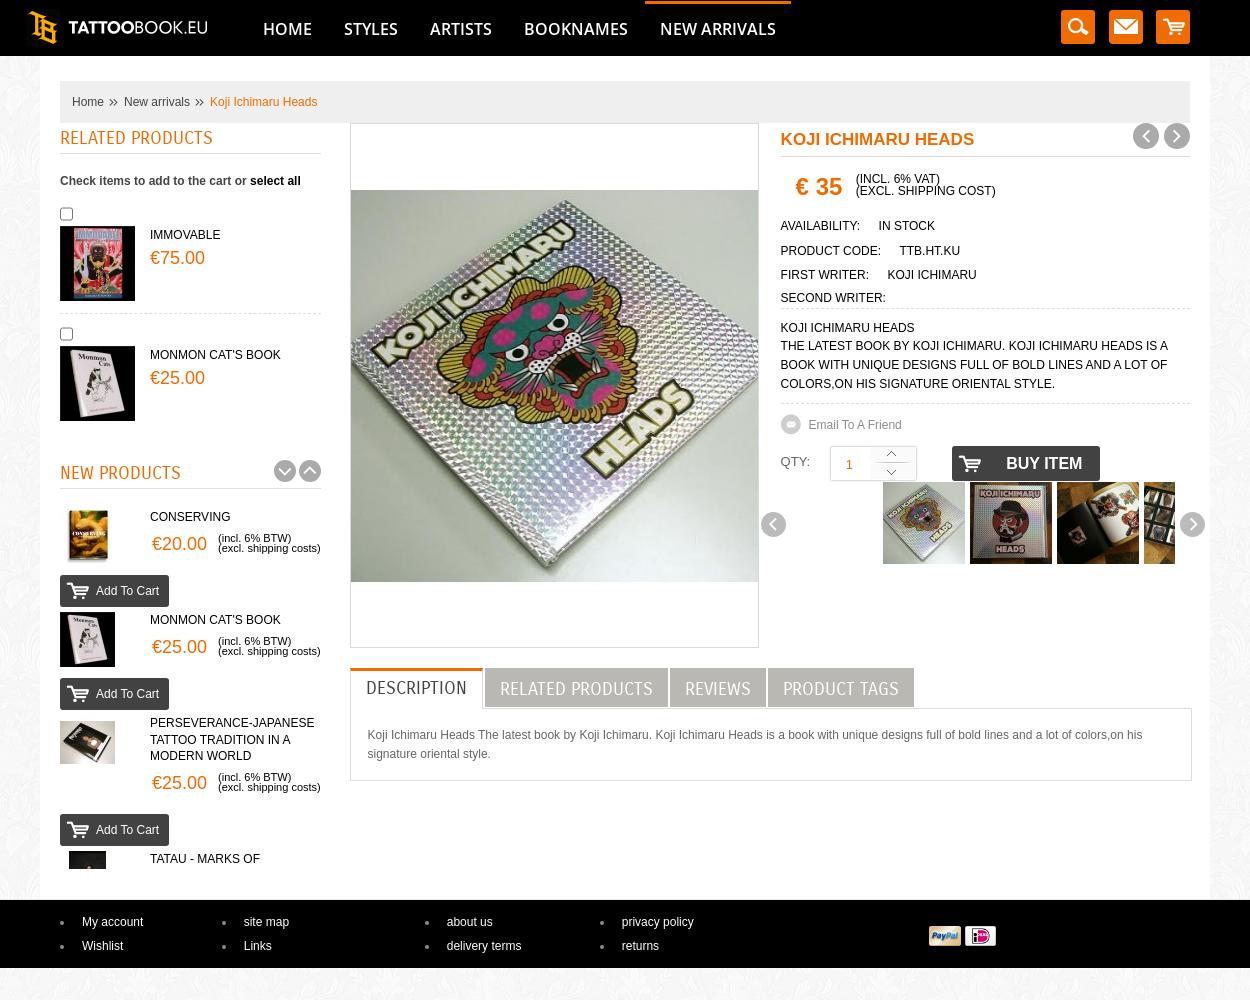  I want to click on 'delivery terms', so click(482, 945).